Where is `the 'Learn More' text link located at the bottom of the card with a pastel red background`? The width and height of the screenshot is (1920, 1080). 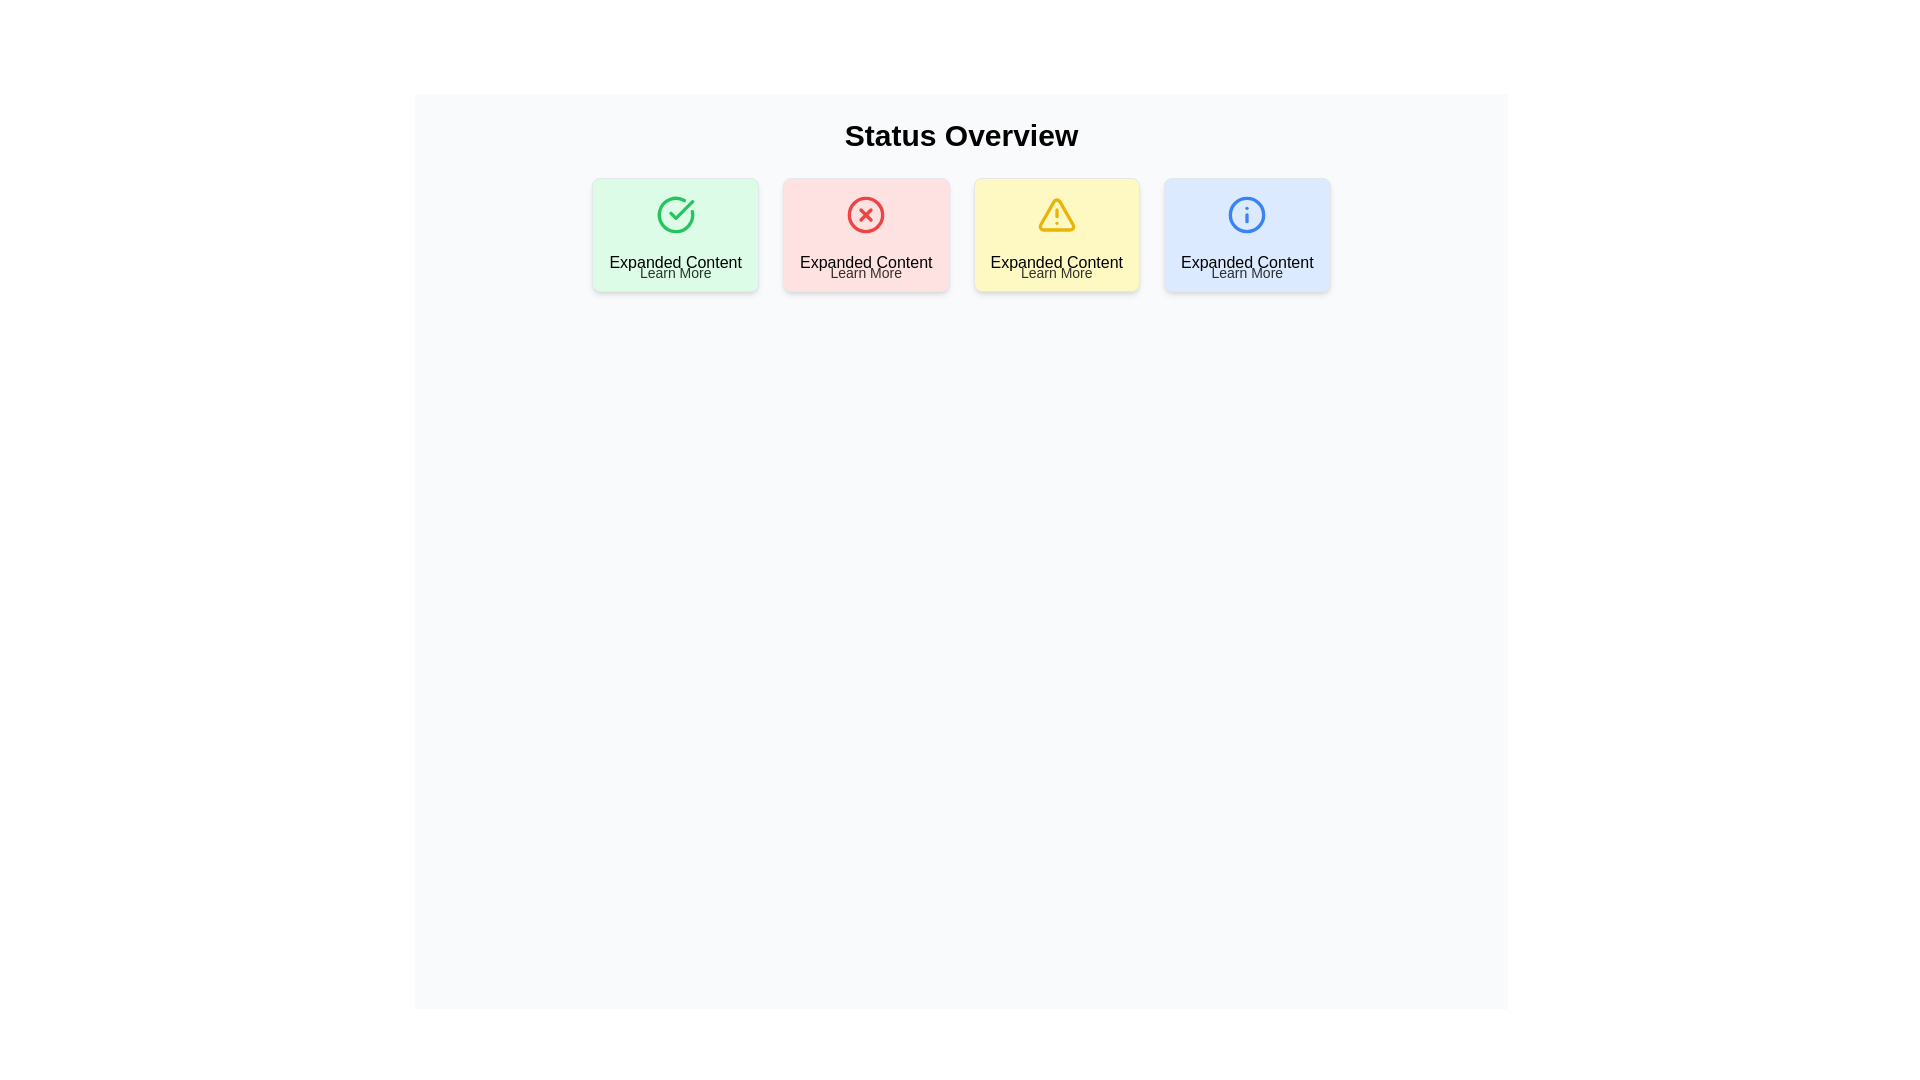 the 'Learn More' text link located at the bottom of the card with a pastel red background is located at coordinates (865, 273).